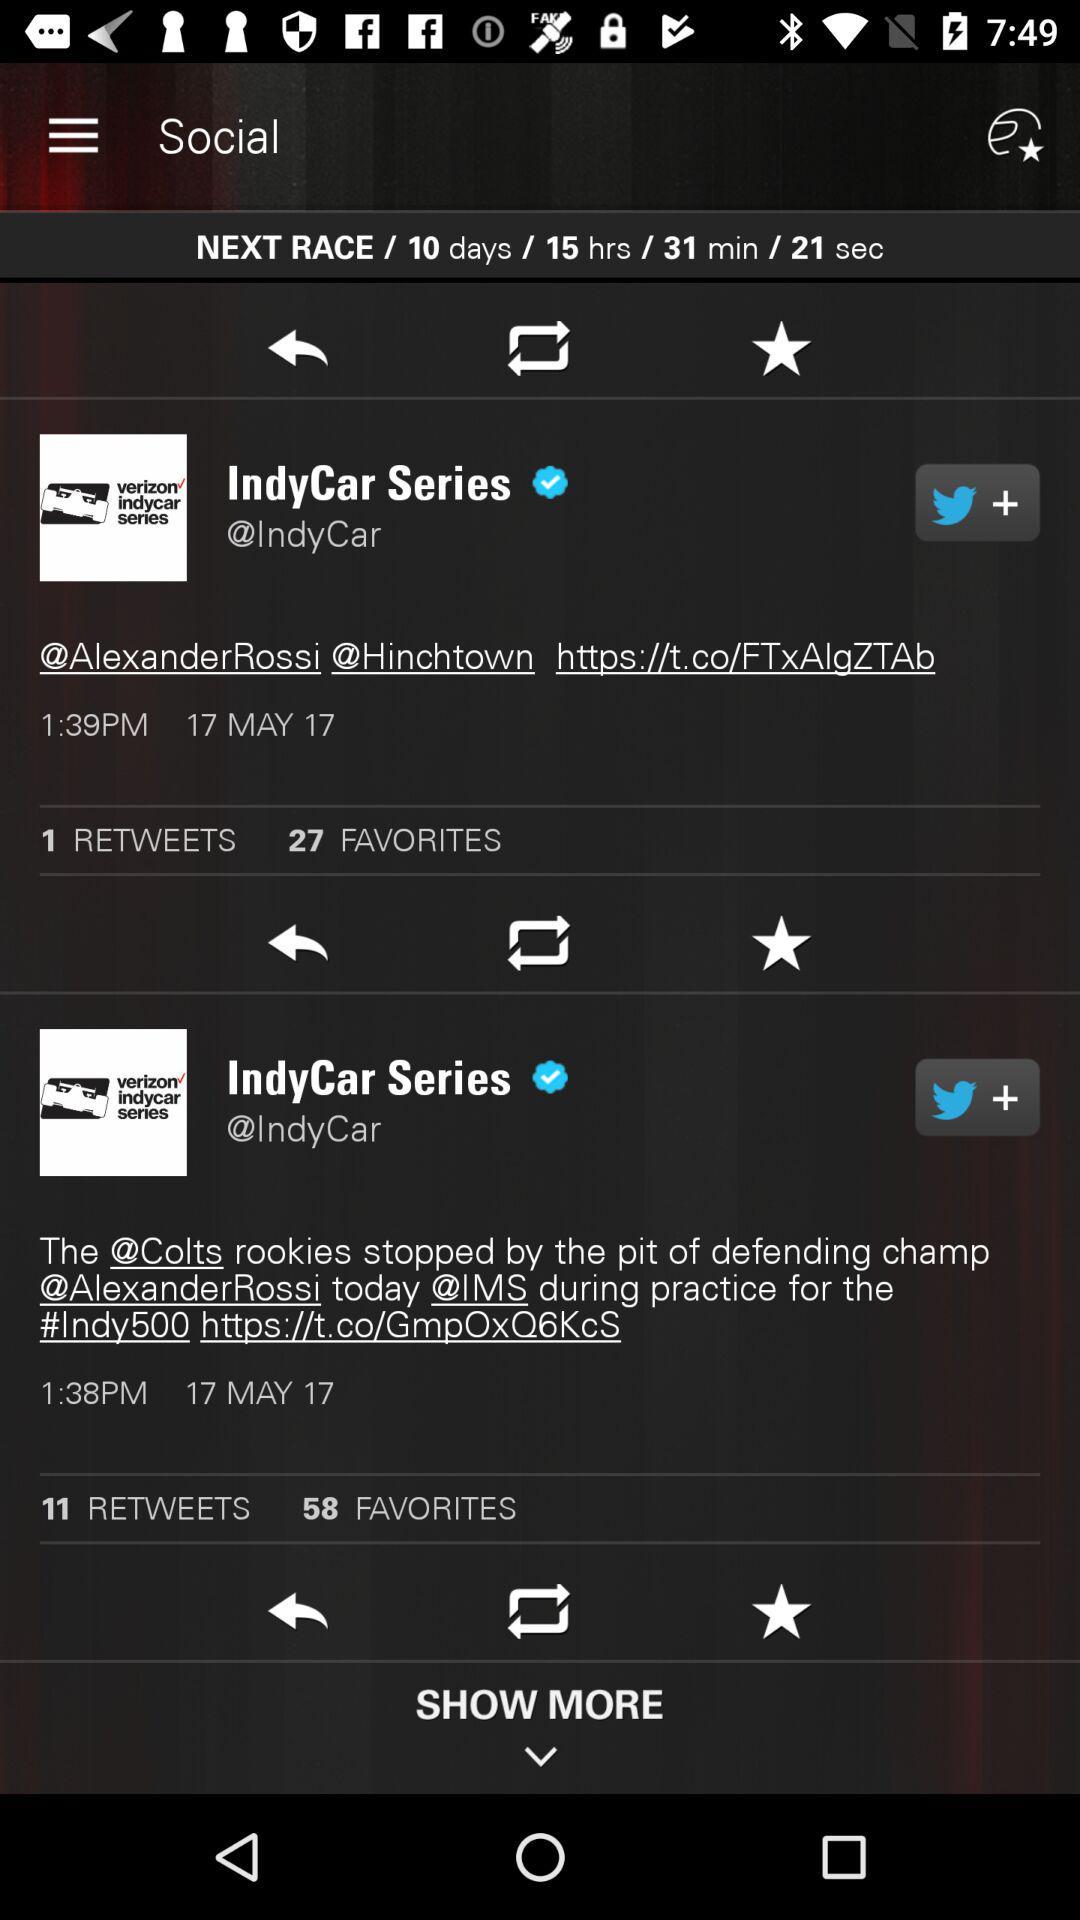 The image size is (1080, 1920). I want to click on retweet the tweet, so click(538, 1617).